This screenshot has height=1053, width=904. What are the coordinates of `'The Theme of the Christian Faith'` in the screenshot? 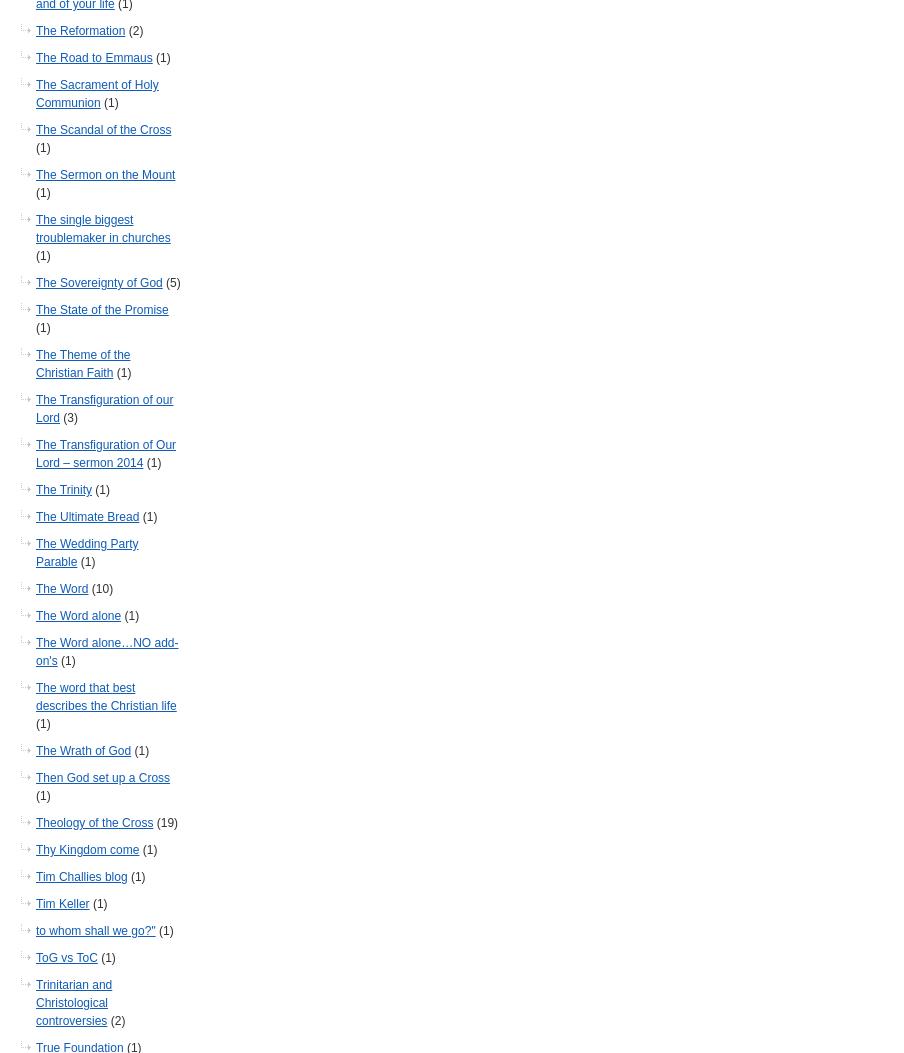 It's located at (82, 363).